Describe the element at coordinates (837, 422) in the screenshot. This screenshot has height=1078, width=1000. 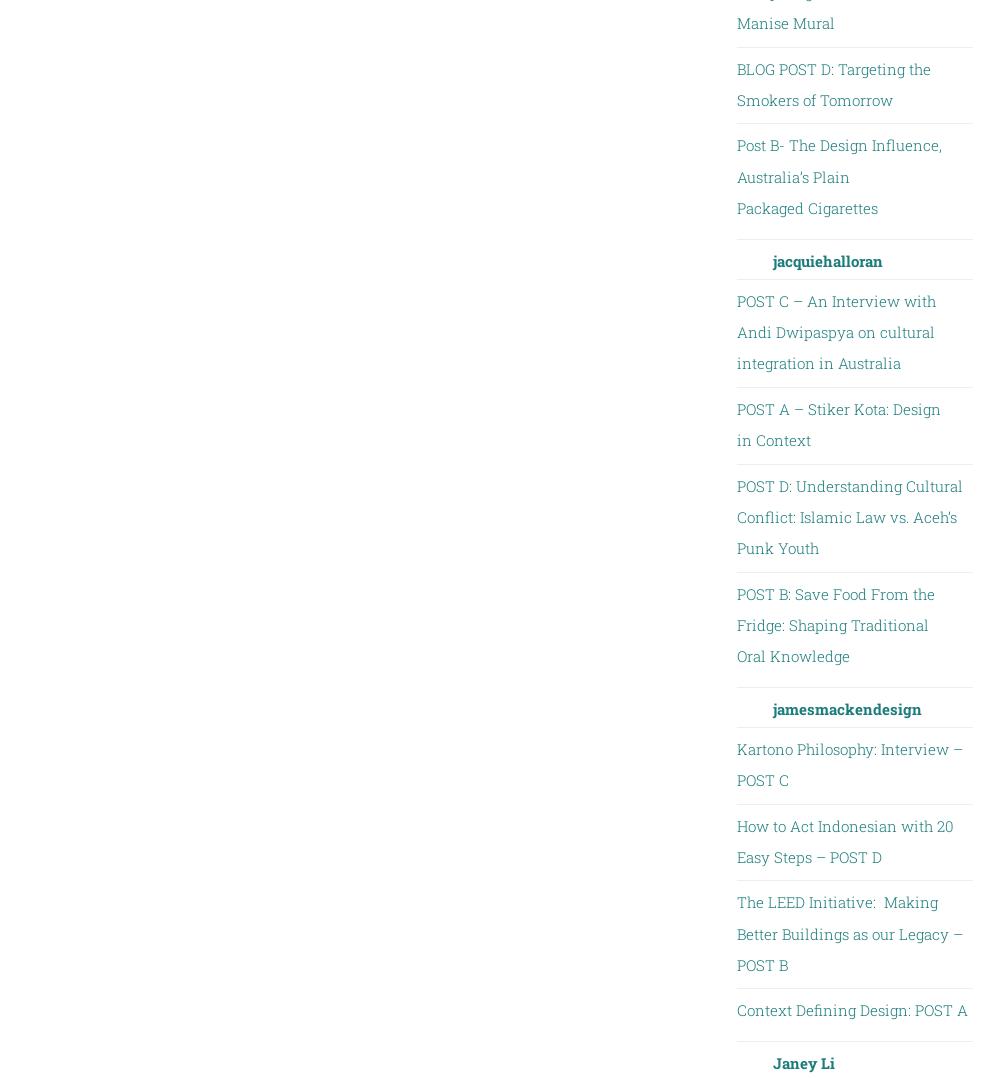
I see `'POST A – Stiker Kota: Design in Context'` at that location.